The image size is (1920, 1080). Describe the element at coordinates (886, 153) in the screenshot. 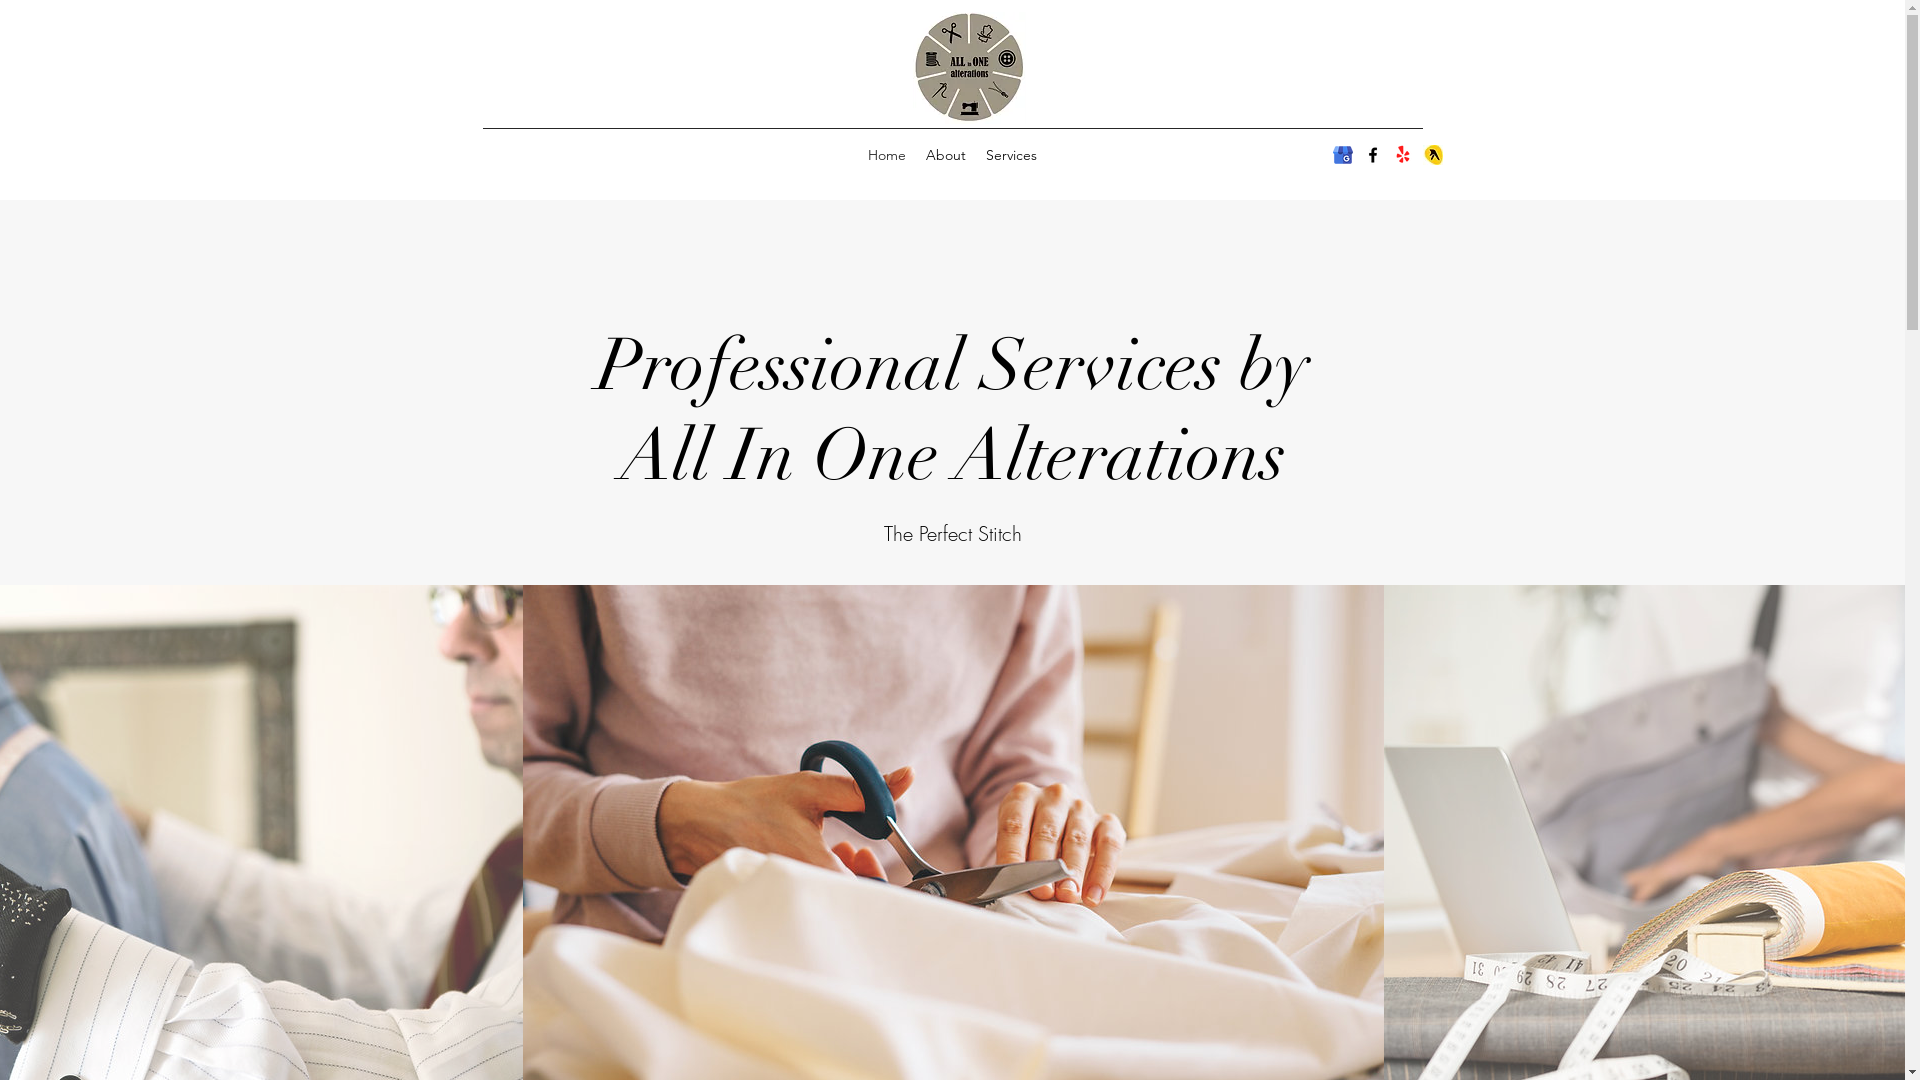

I see `'Home'` at that location.